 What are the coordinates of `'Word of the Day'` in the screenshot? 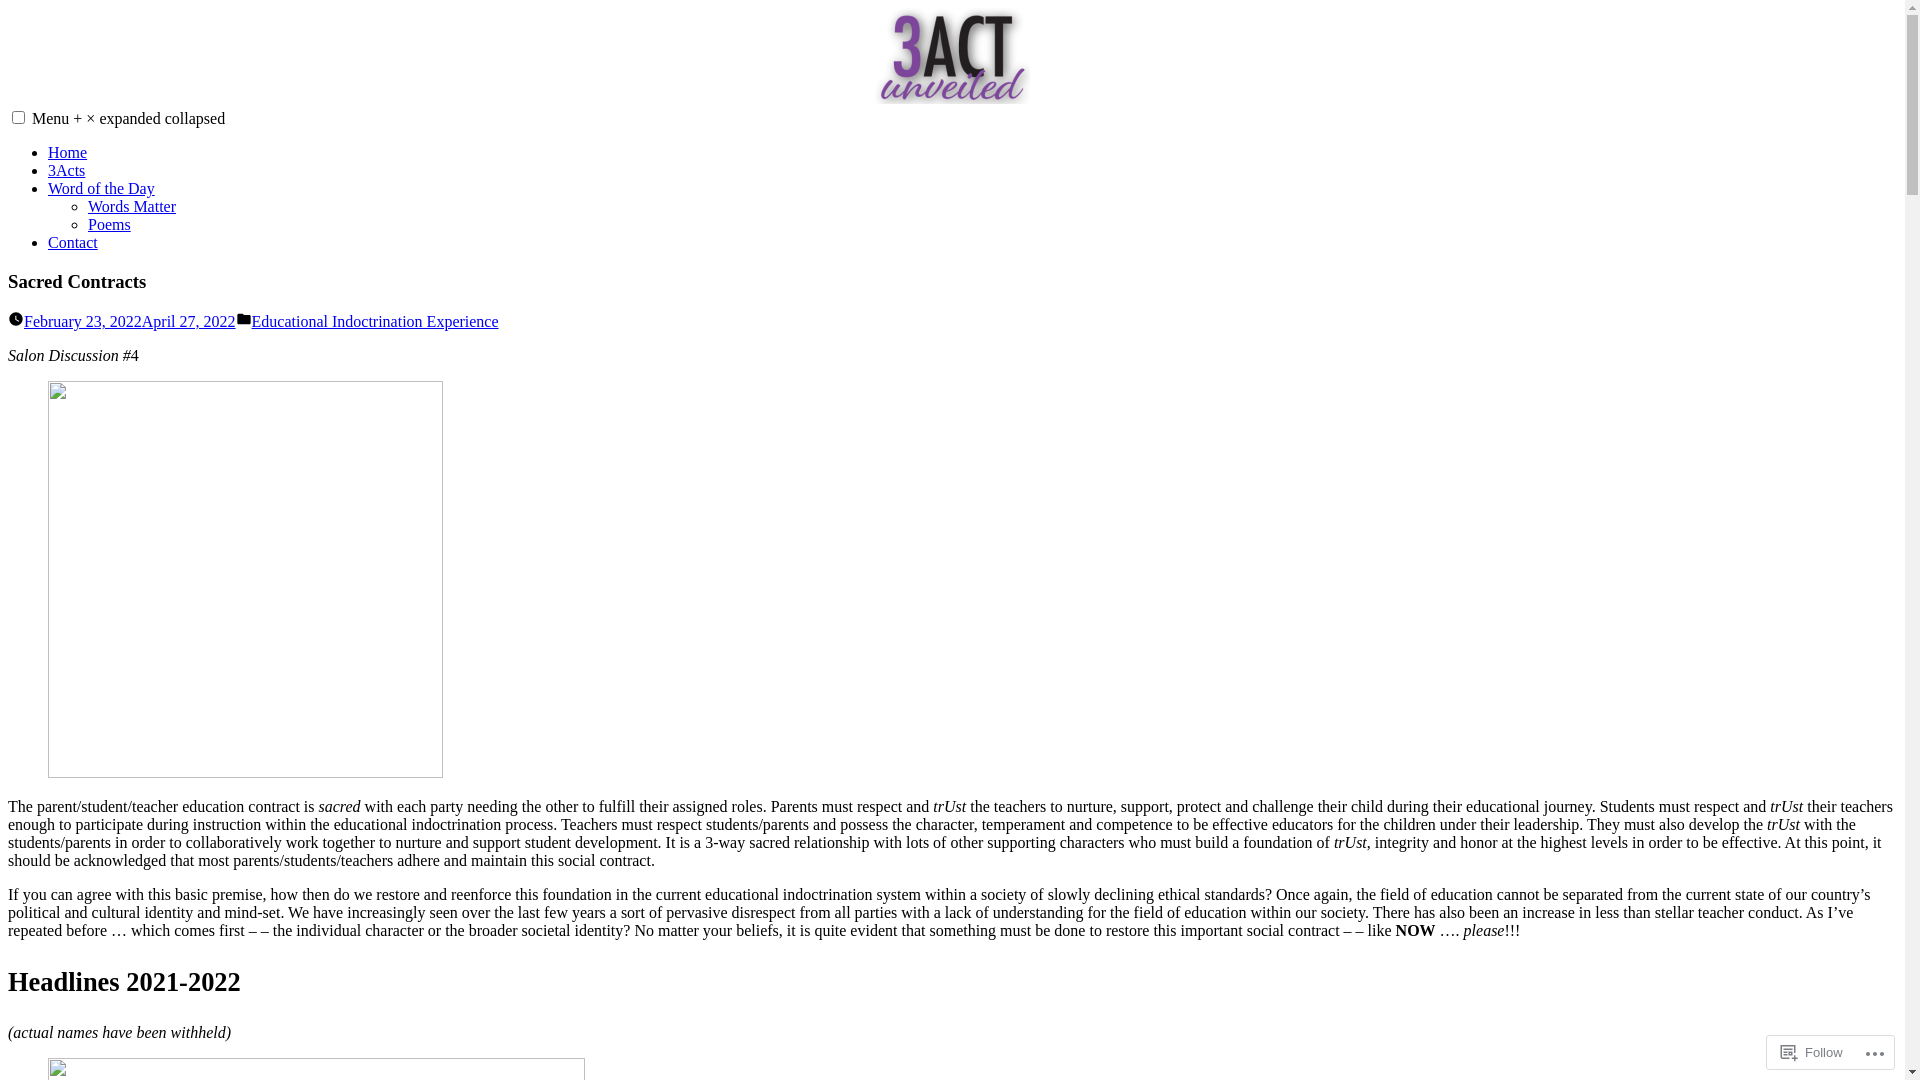 It's located at (48, 188).